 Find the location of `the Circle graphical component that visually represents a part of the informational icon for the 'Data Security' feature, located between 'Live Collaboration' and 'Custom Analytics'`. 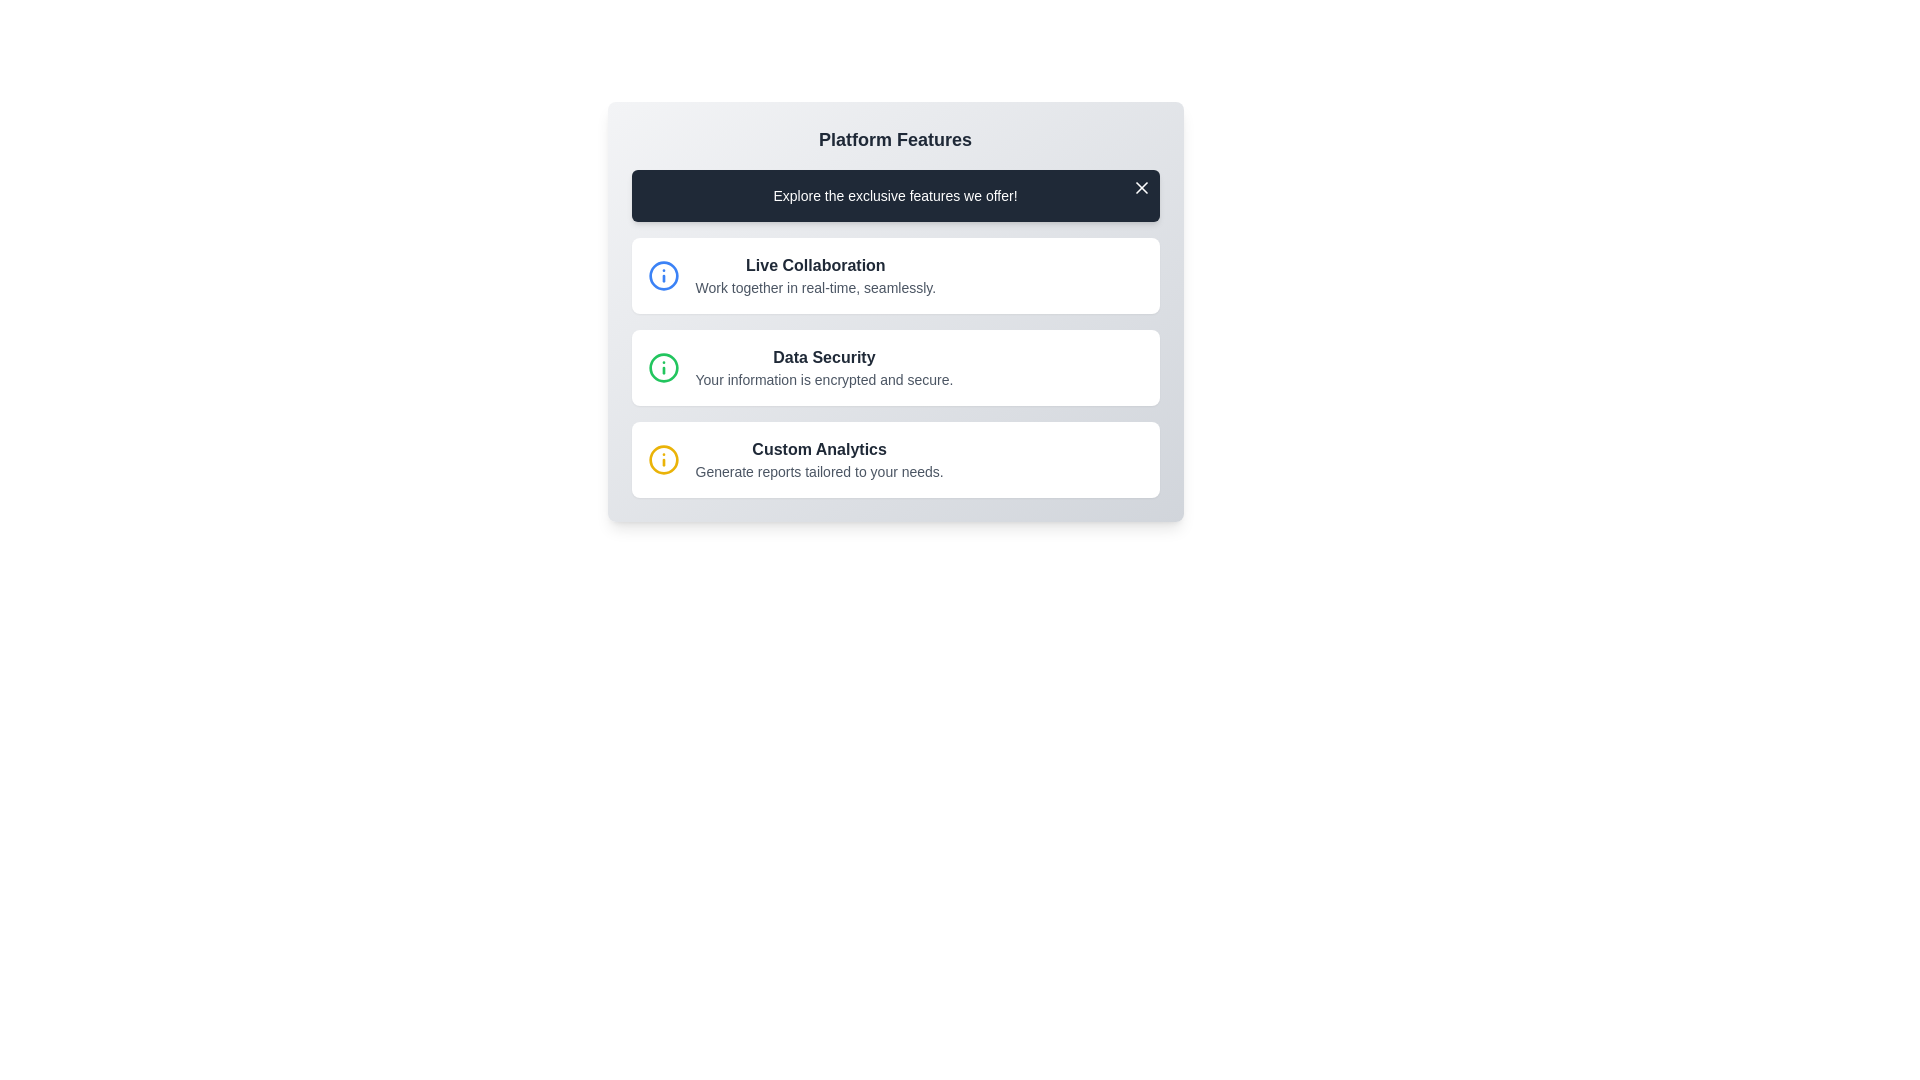

the Circle graphical component that visually represents a part of the informational icon for the 'Data Security' feature, located between 'Live Collaboration' and 'Custom Analytics' is located at coordinates (663, 367).